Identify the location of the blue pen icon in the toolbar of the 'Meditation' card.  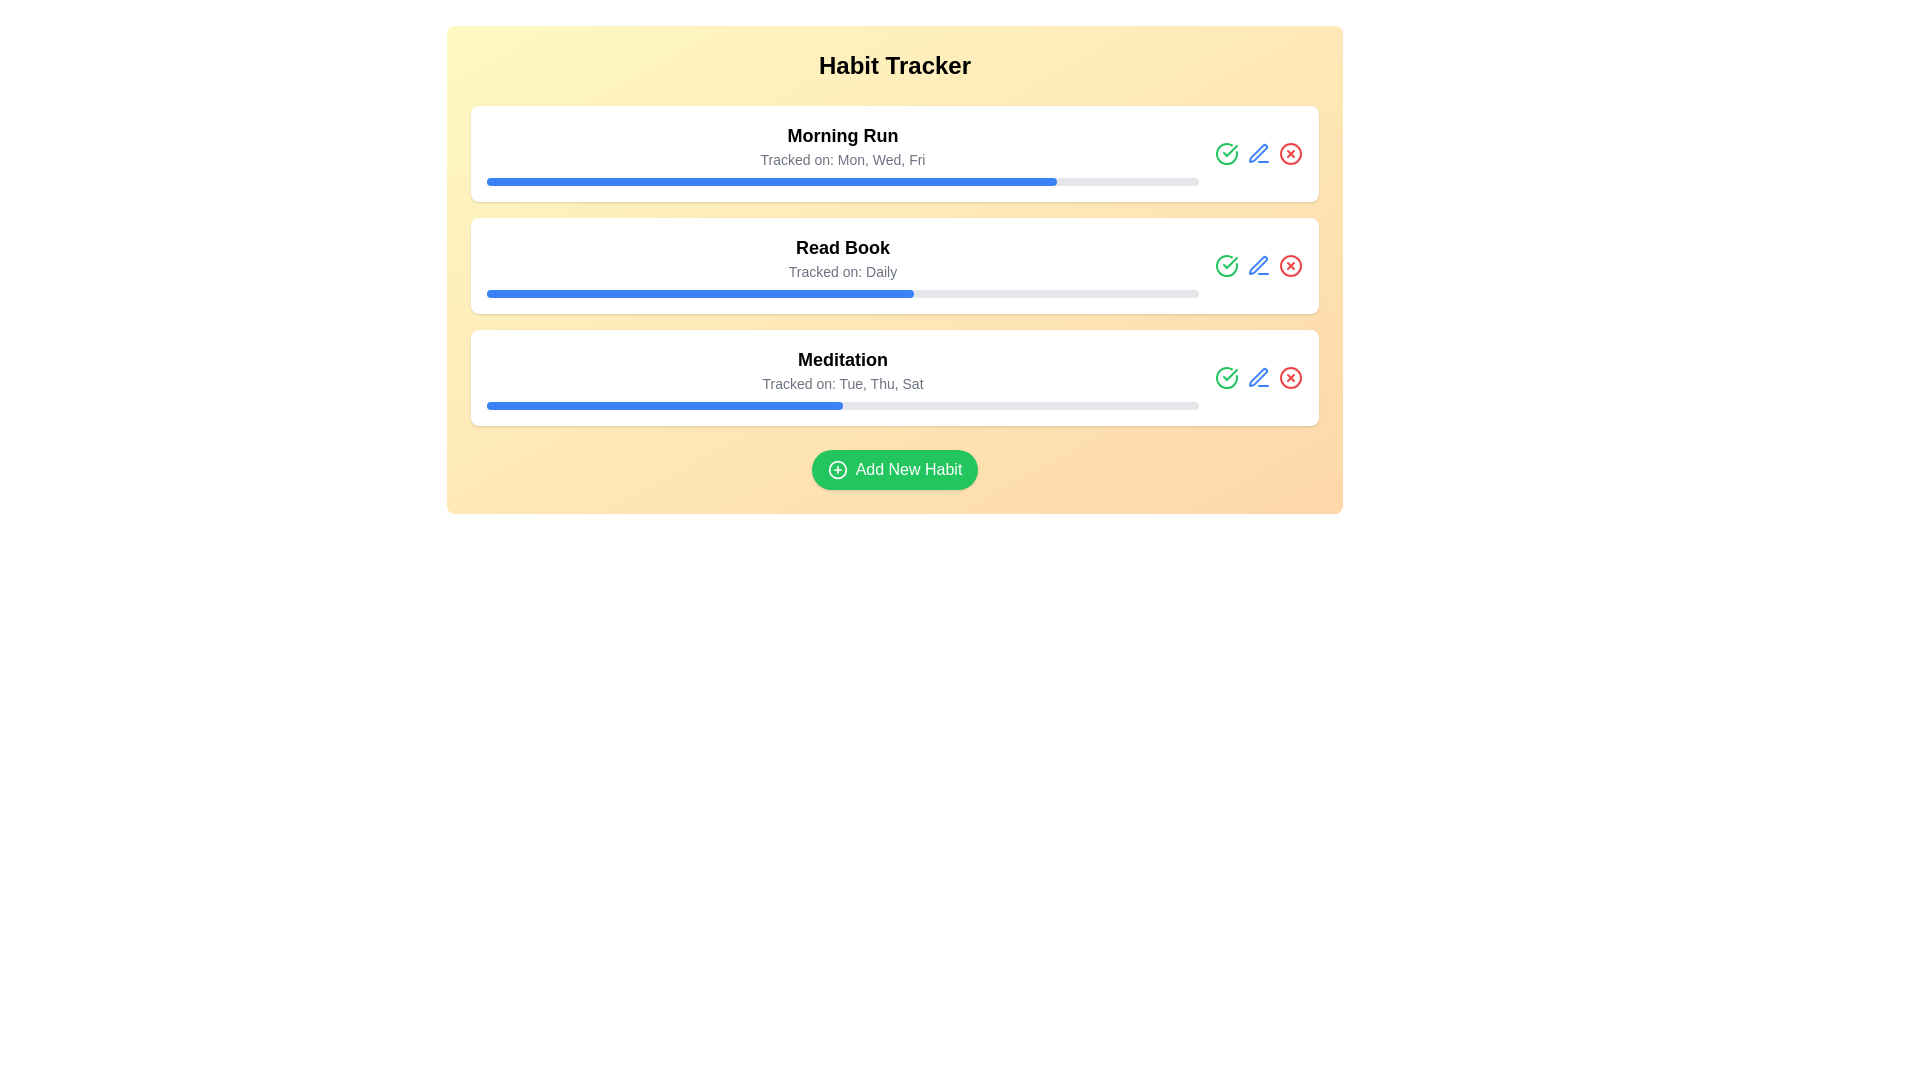
(1257, 378).